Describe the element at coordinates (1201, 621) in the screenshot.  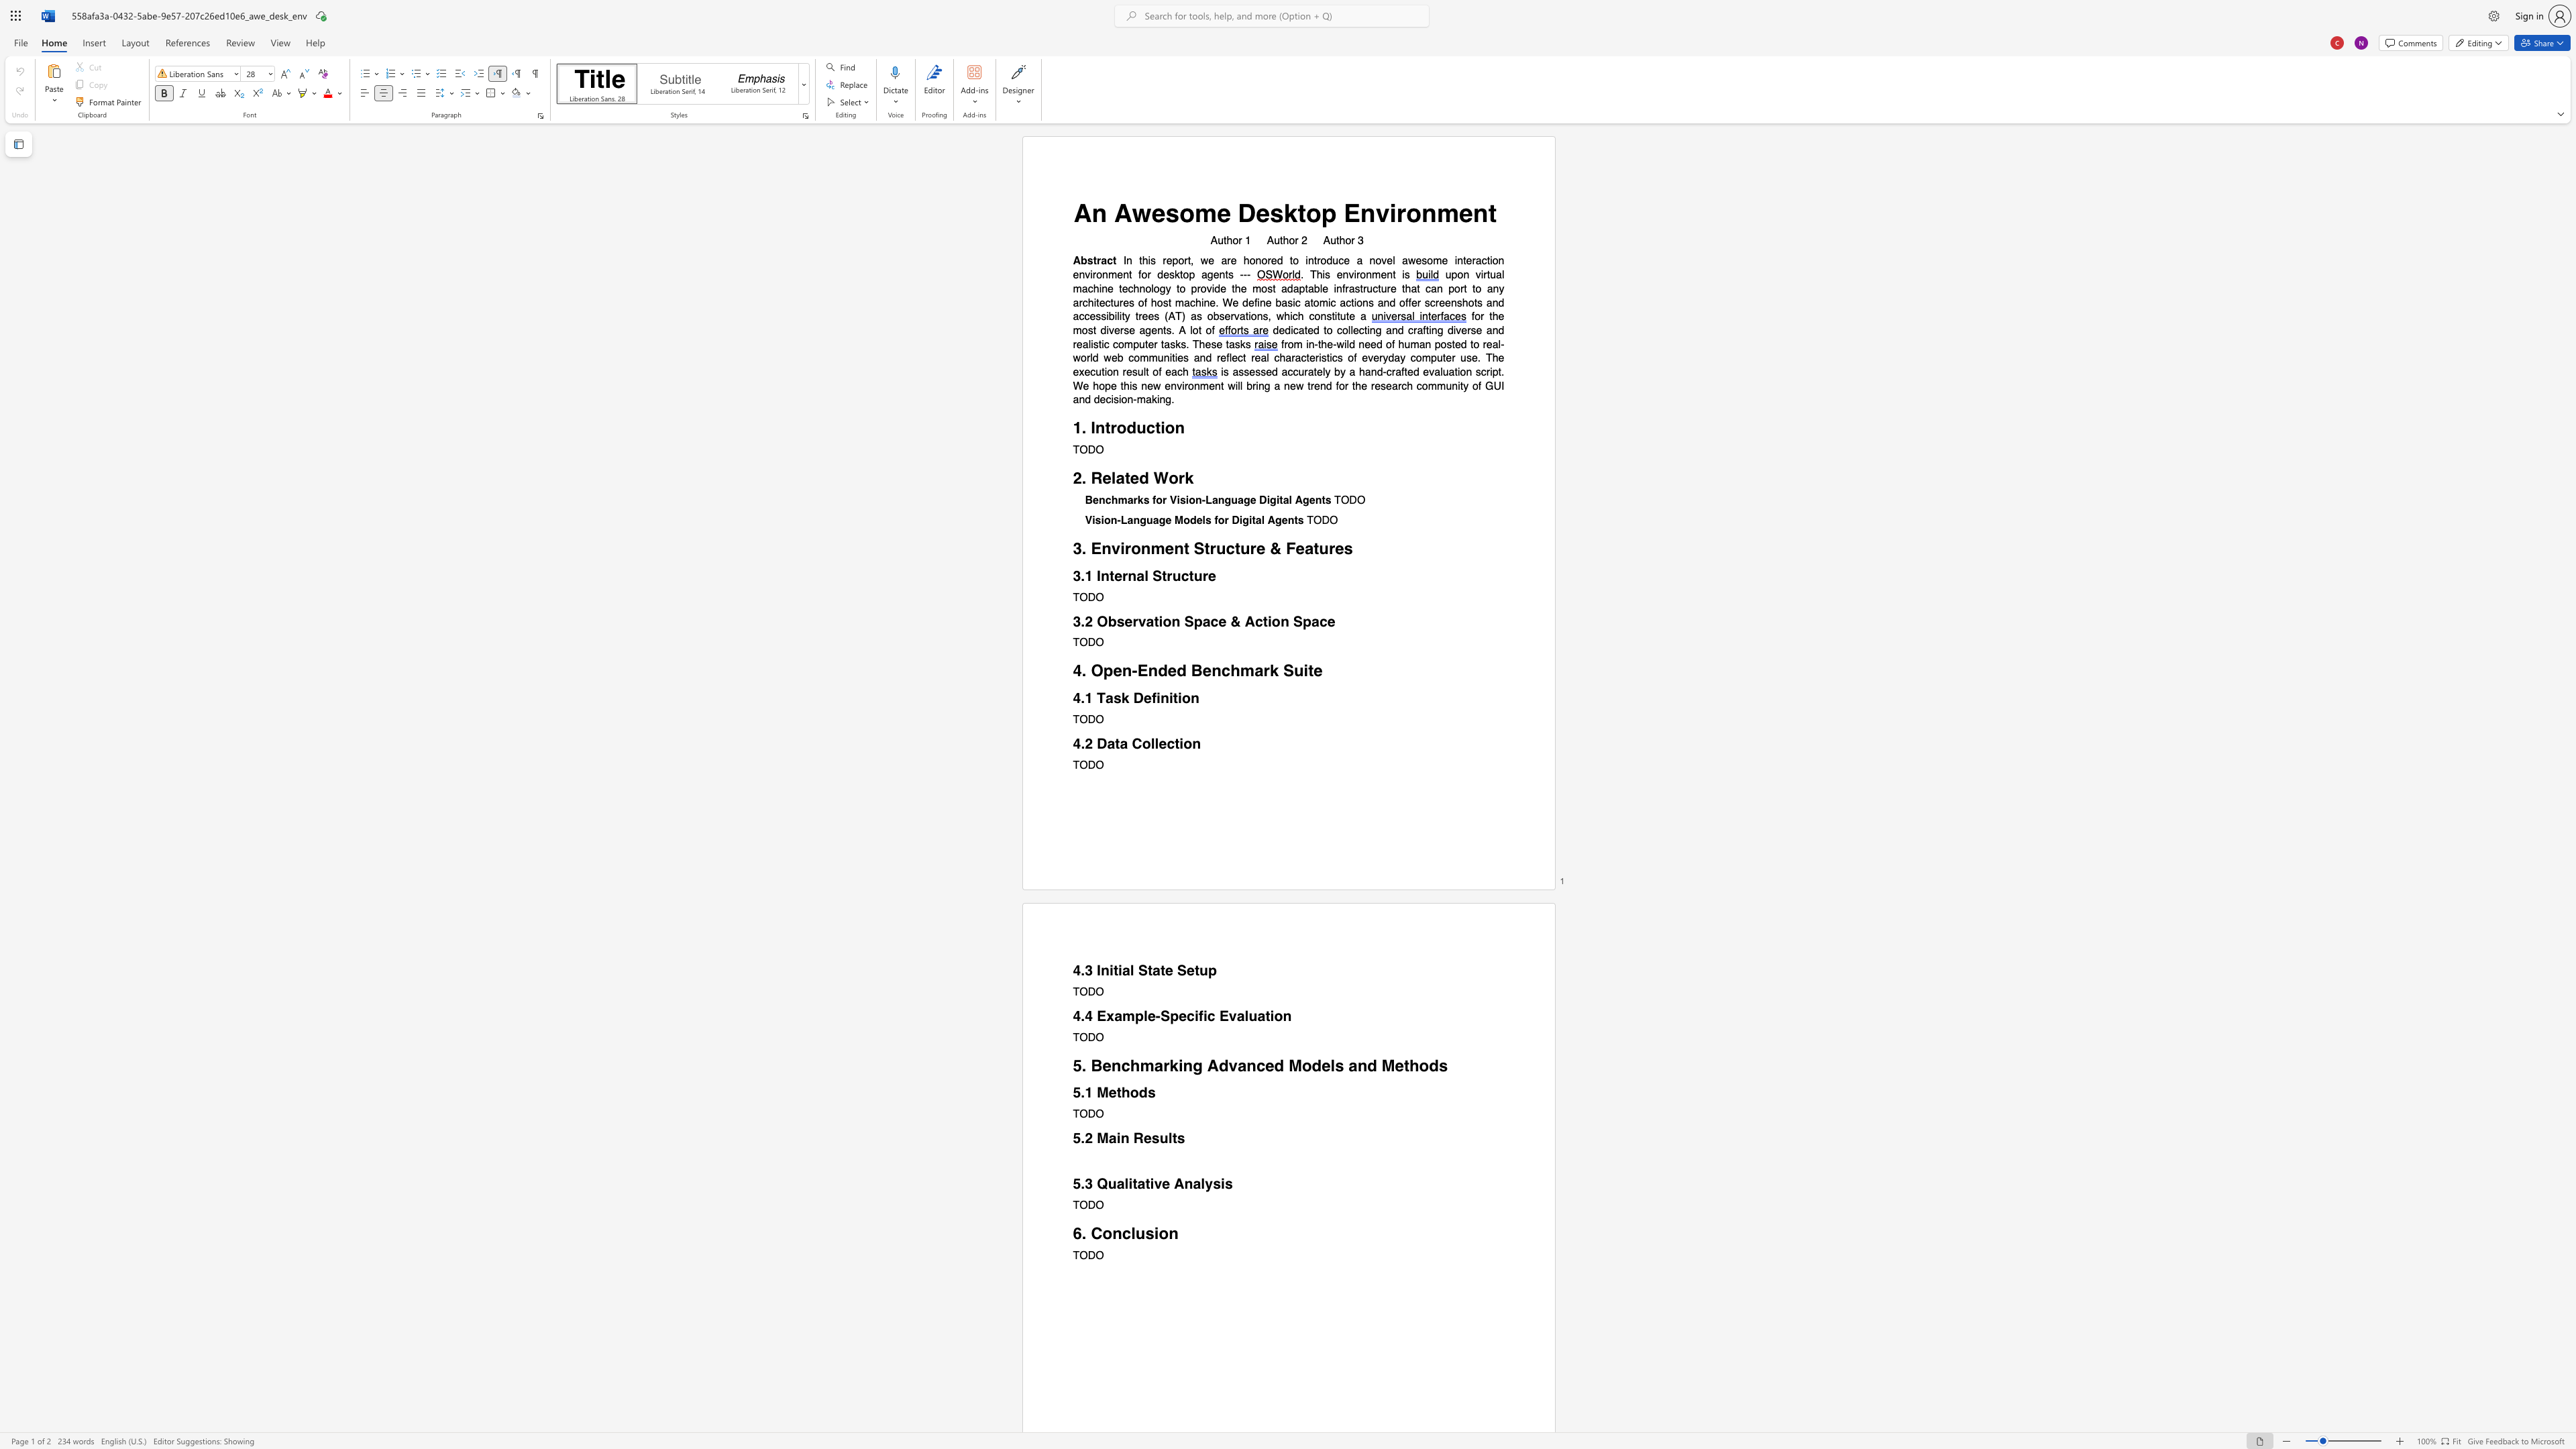
I see `the subset text "ac" within the text "3.2 Observation Space & Action Space"` at that location.